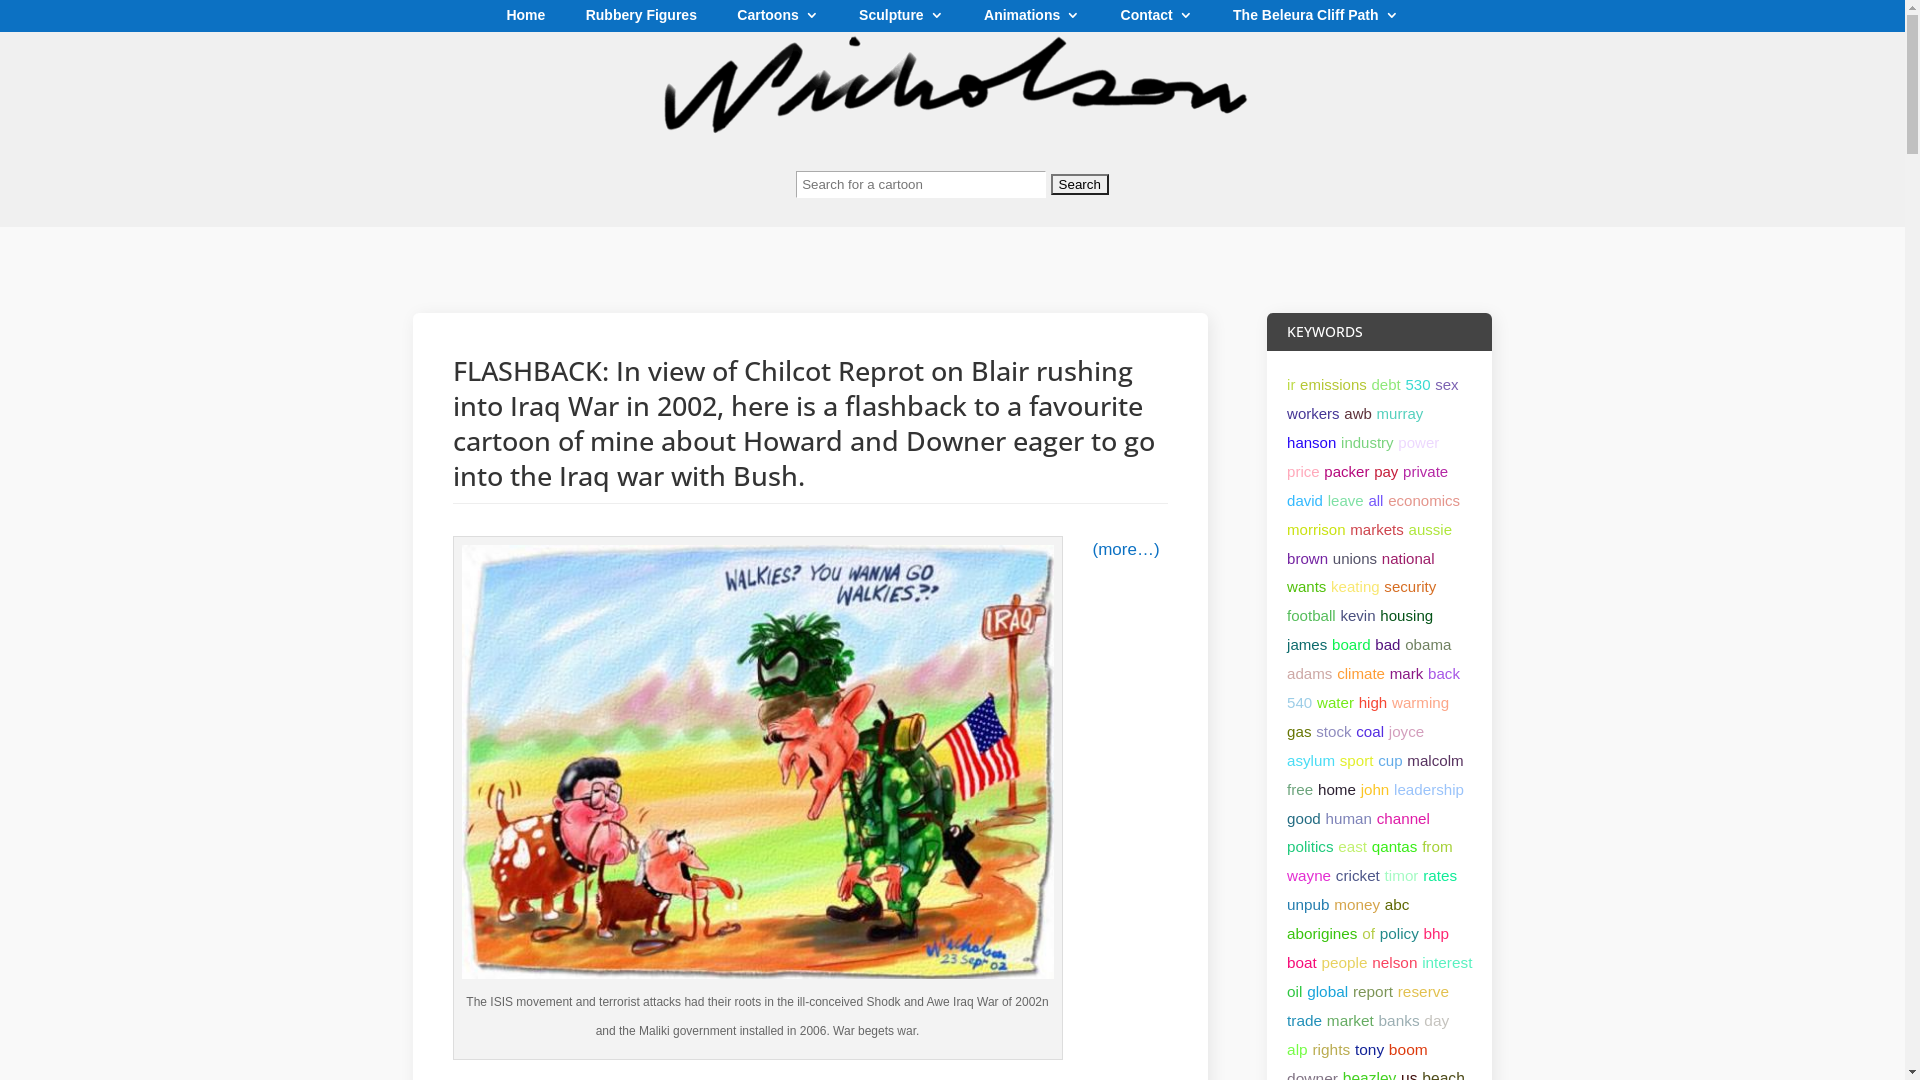  Describe the element at coordinates (1402, 818) in the screenshot. I see `'channel'` at that location.